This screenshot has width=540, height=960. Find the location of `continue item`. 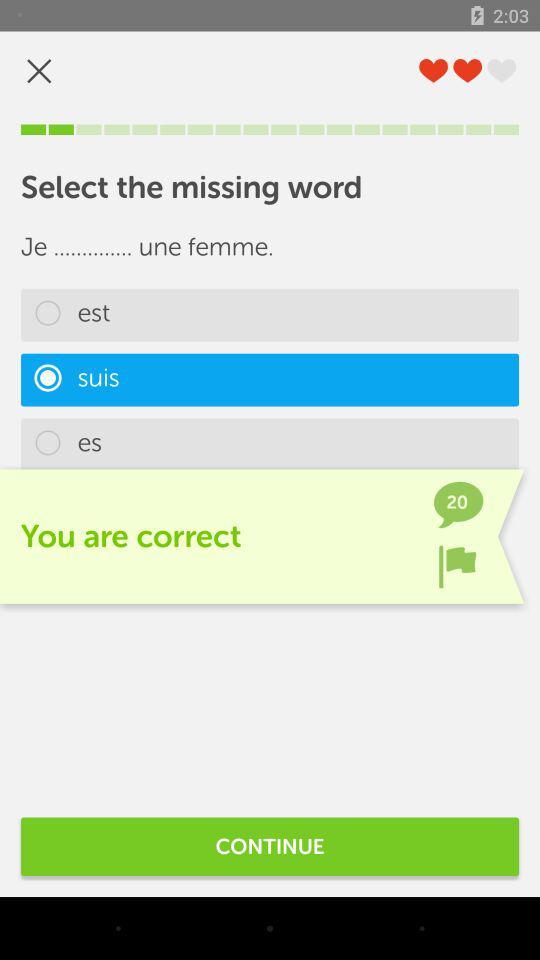

continue item is located at coordinates (270, 845).